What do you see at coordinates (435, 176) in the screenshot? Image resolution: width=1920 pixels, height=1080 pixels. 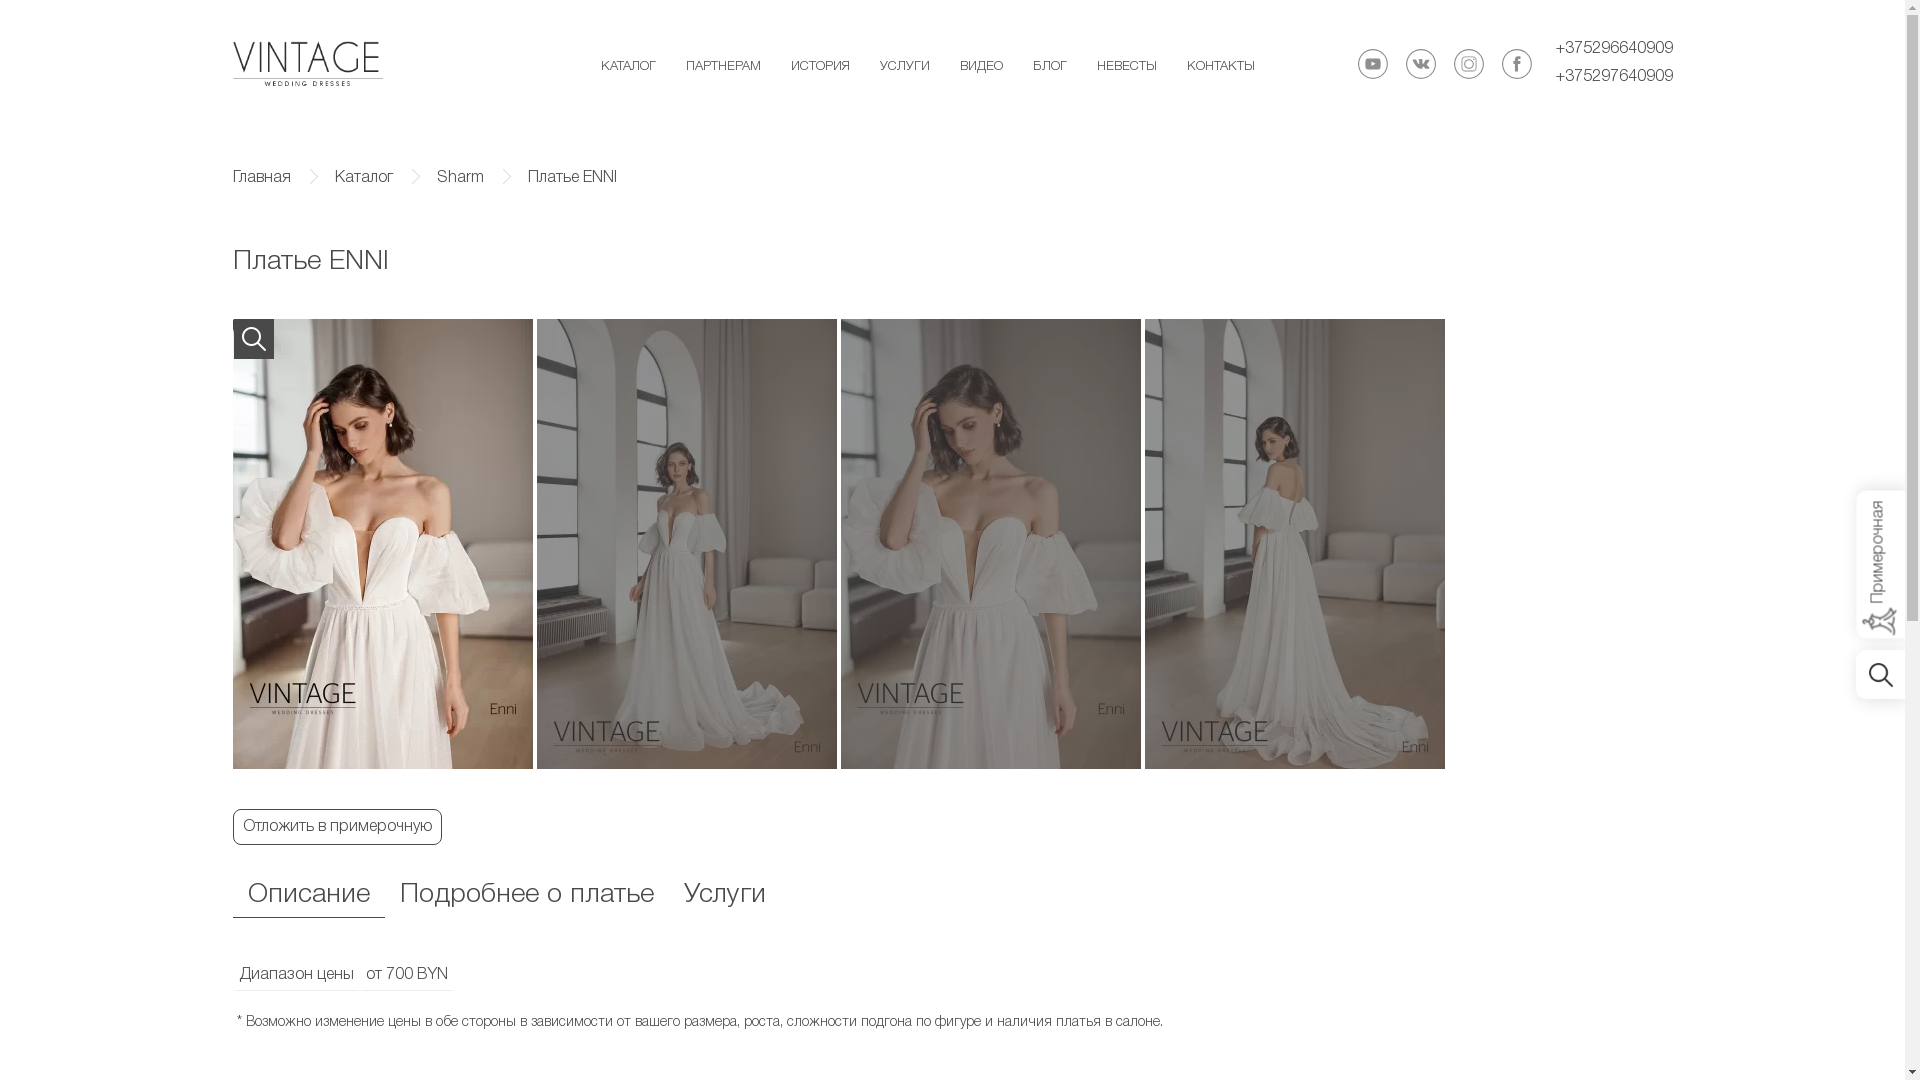 I see `'Sharm'` at bounding box center [435, 176].